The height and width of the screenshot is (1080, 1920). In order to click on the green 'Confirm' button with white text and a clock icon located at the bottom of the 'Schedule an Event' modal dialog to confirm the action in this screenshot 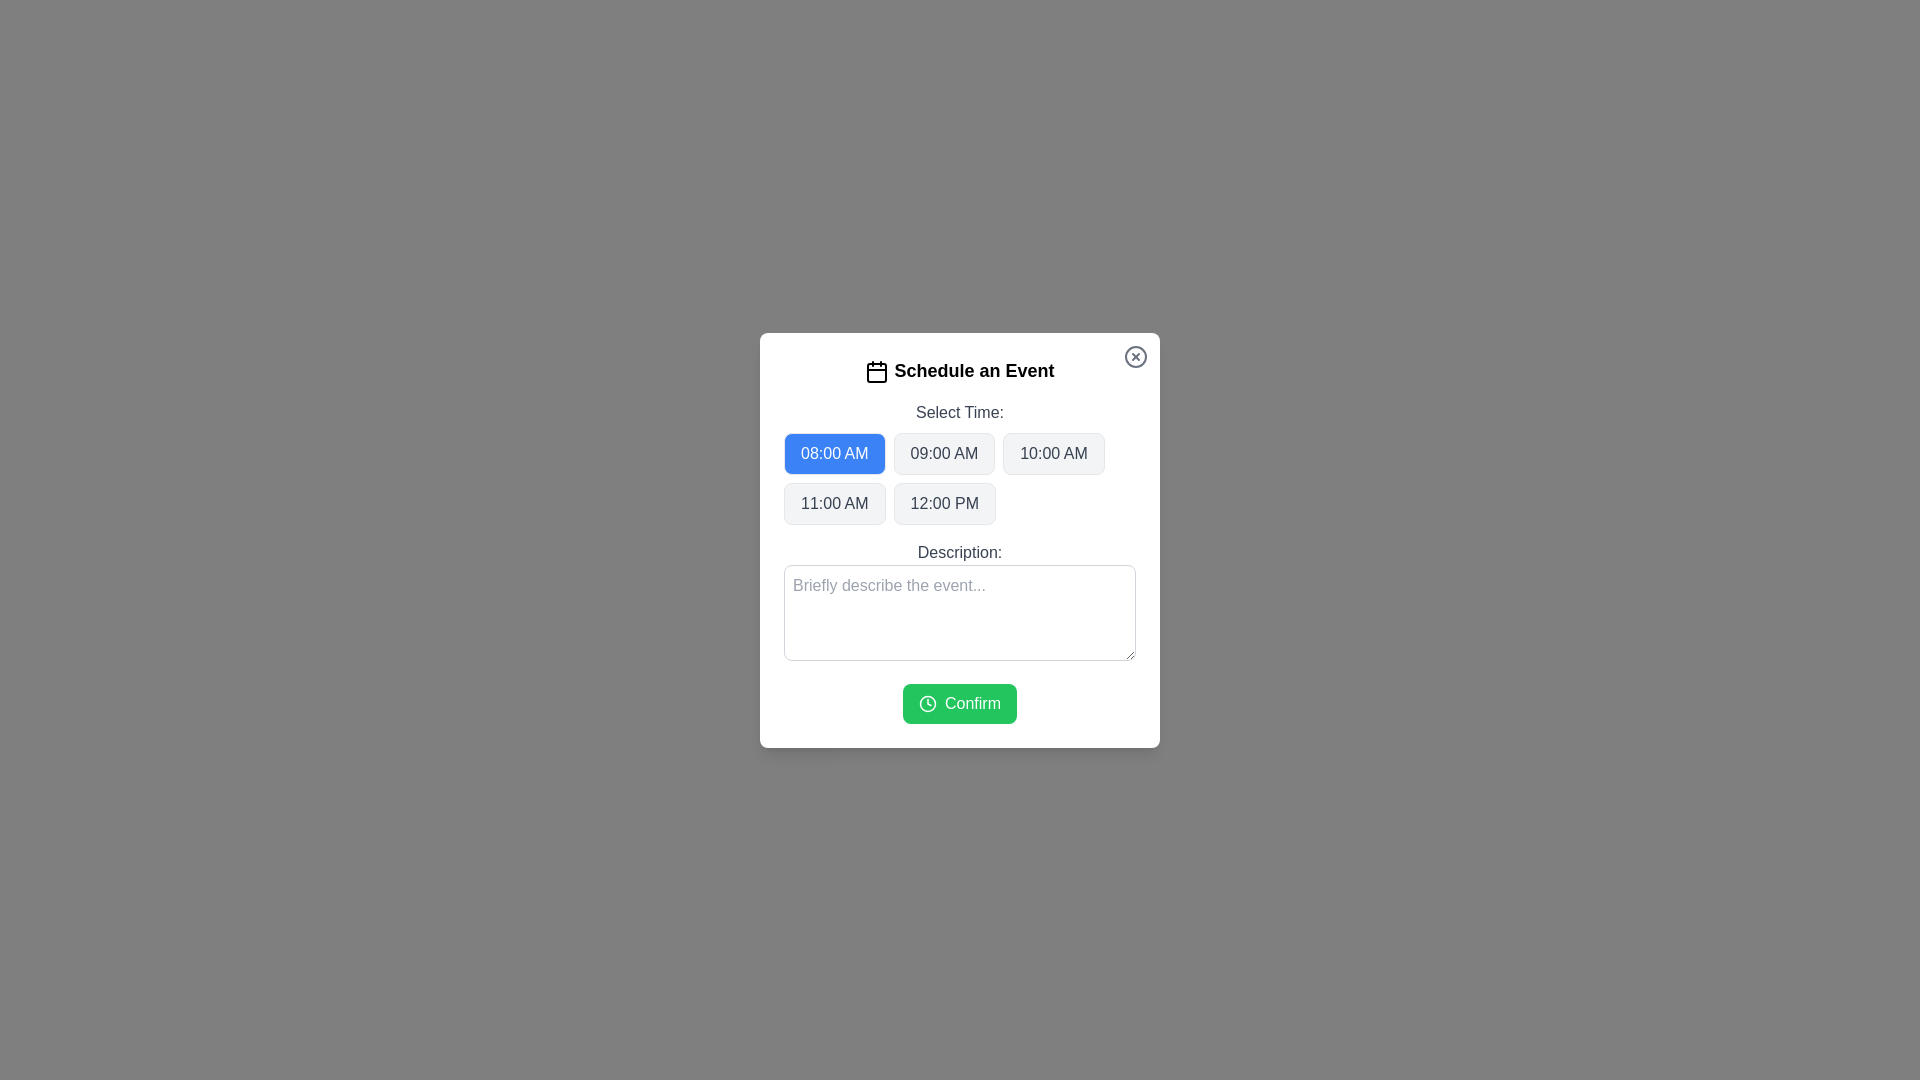, I will do `click(960, 702)`.